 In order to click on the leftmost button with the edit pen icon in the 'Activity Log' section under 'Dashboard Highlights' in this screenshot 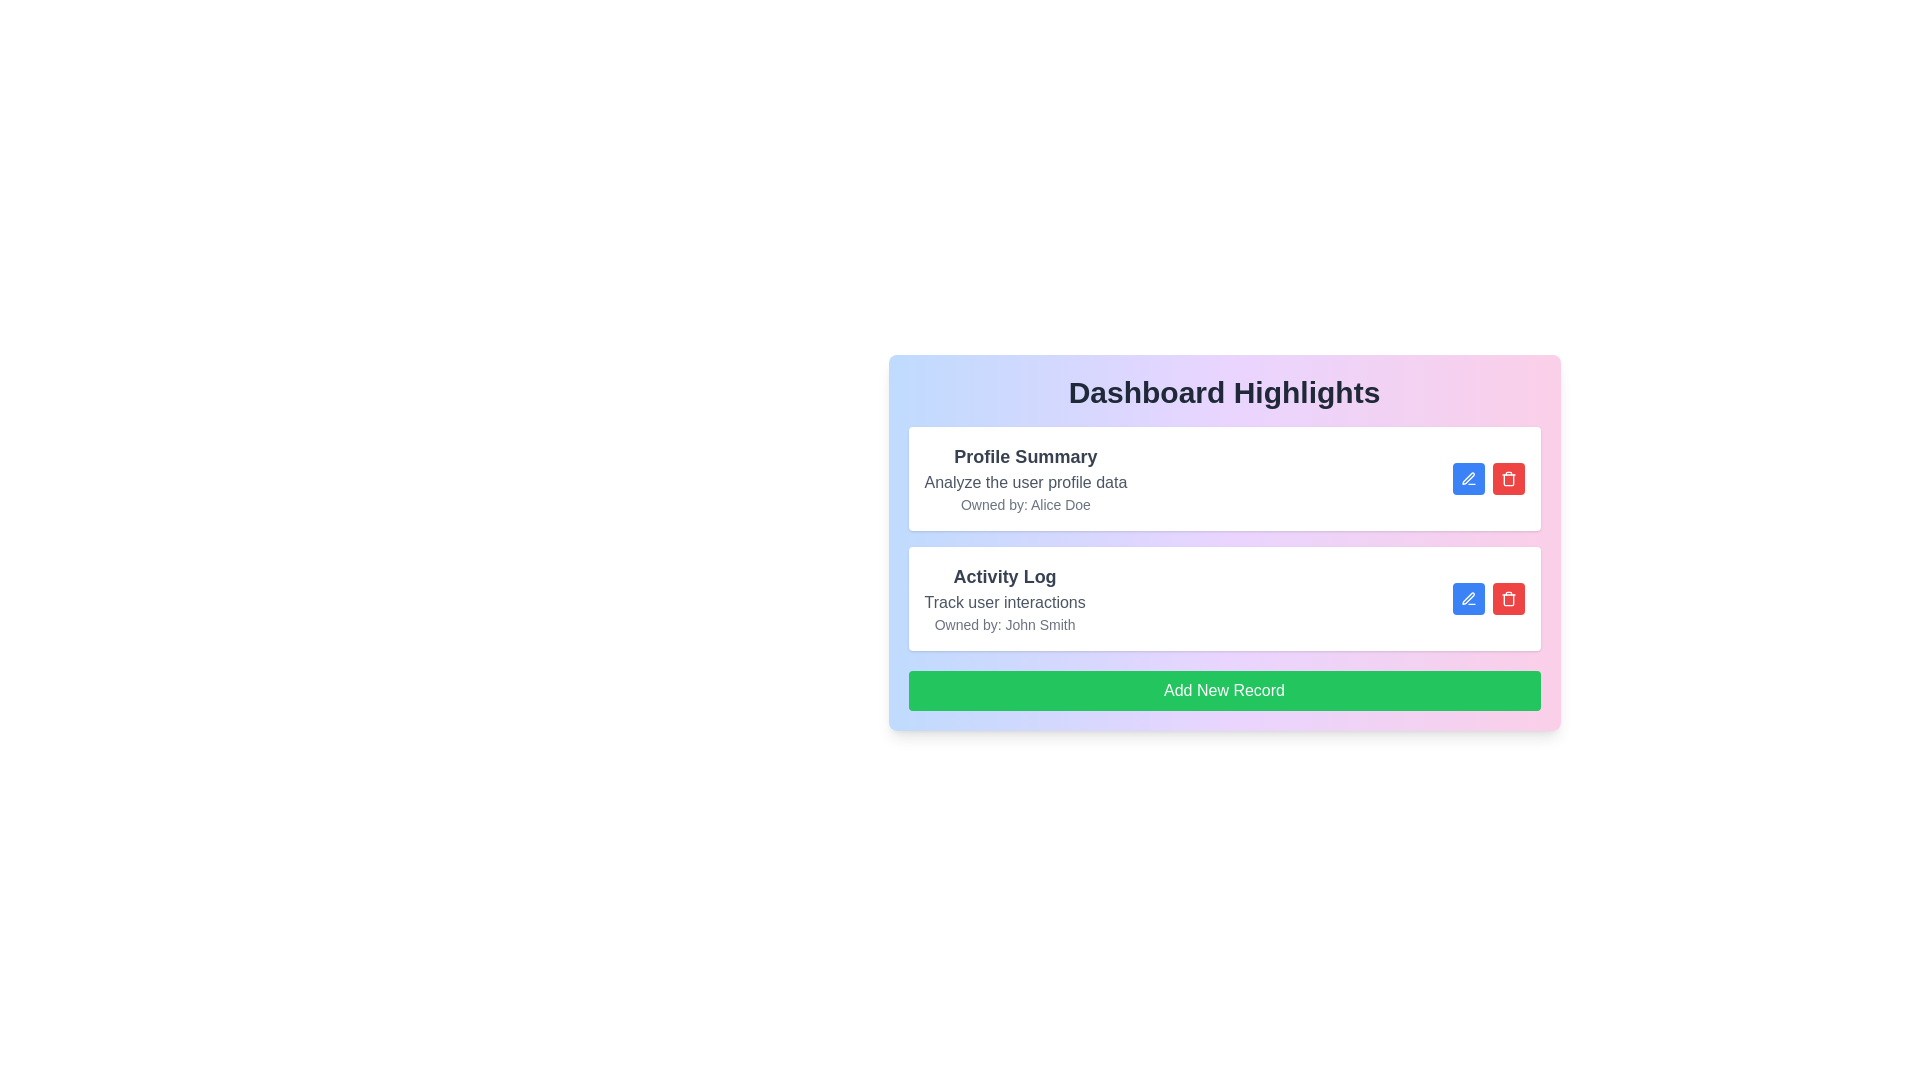, I will do `click(1468, 597)`.